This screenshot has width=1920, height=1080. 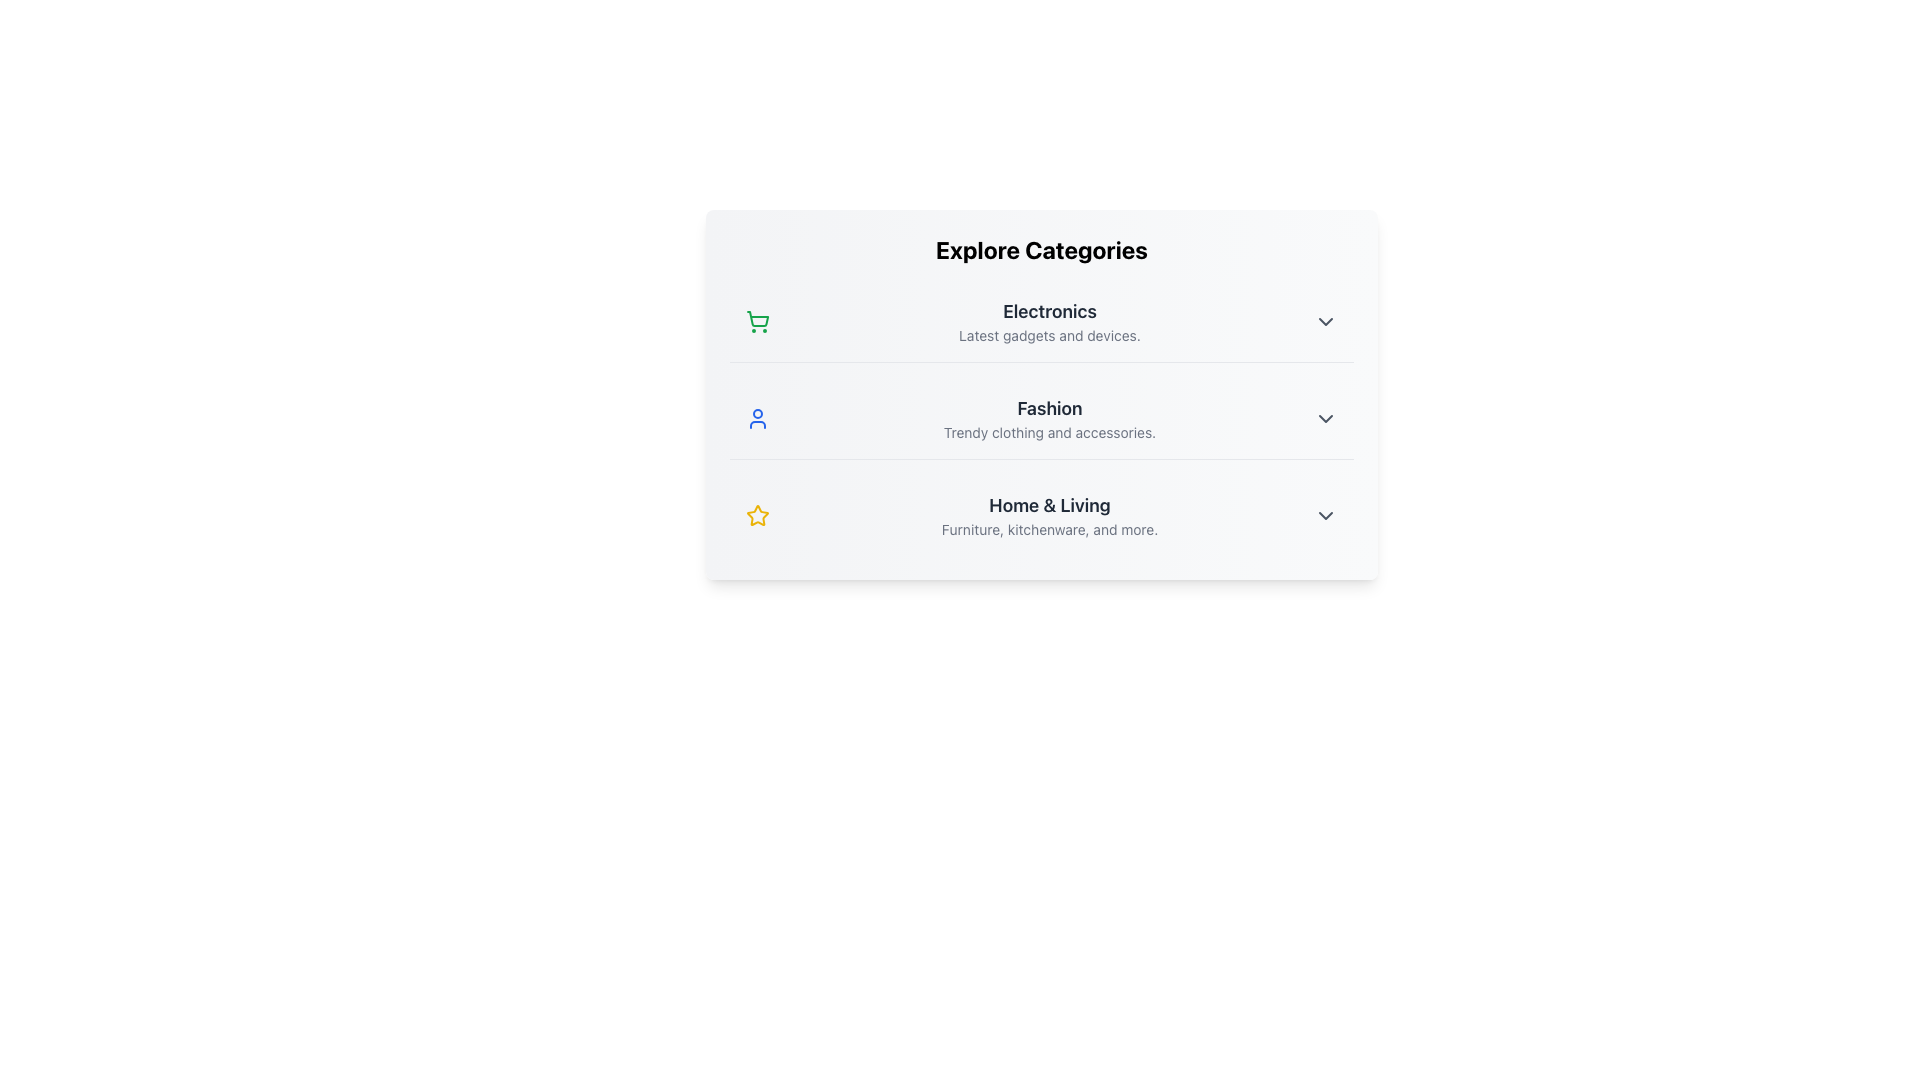 I want to click on the 'Electronics' text block with the title and description, so click(x=1049, y=320).